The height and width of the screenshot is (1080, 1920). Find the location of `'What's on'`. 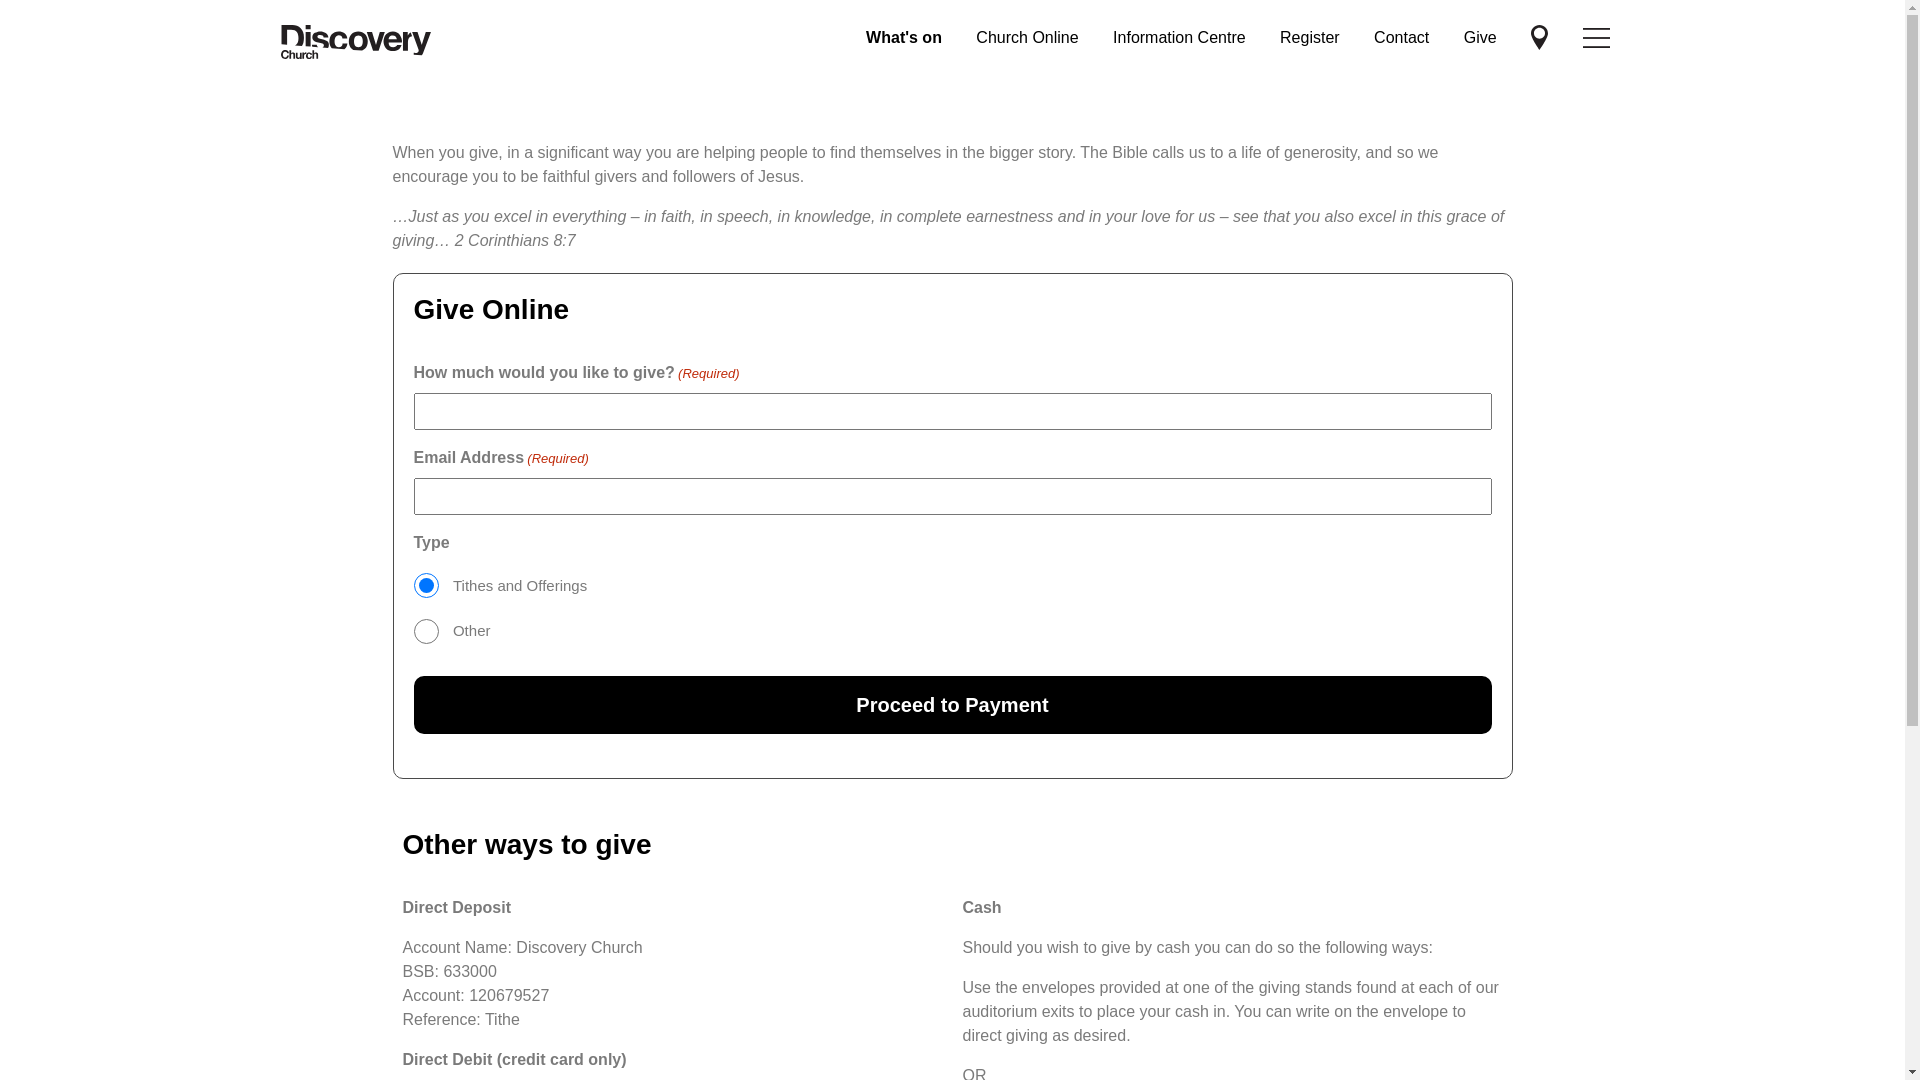

'What's on' is located at coordinates (902, 37).